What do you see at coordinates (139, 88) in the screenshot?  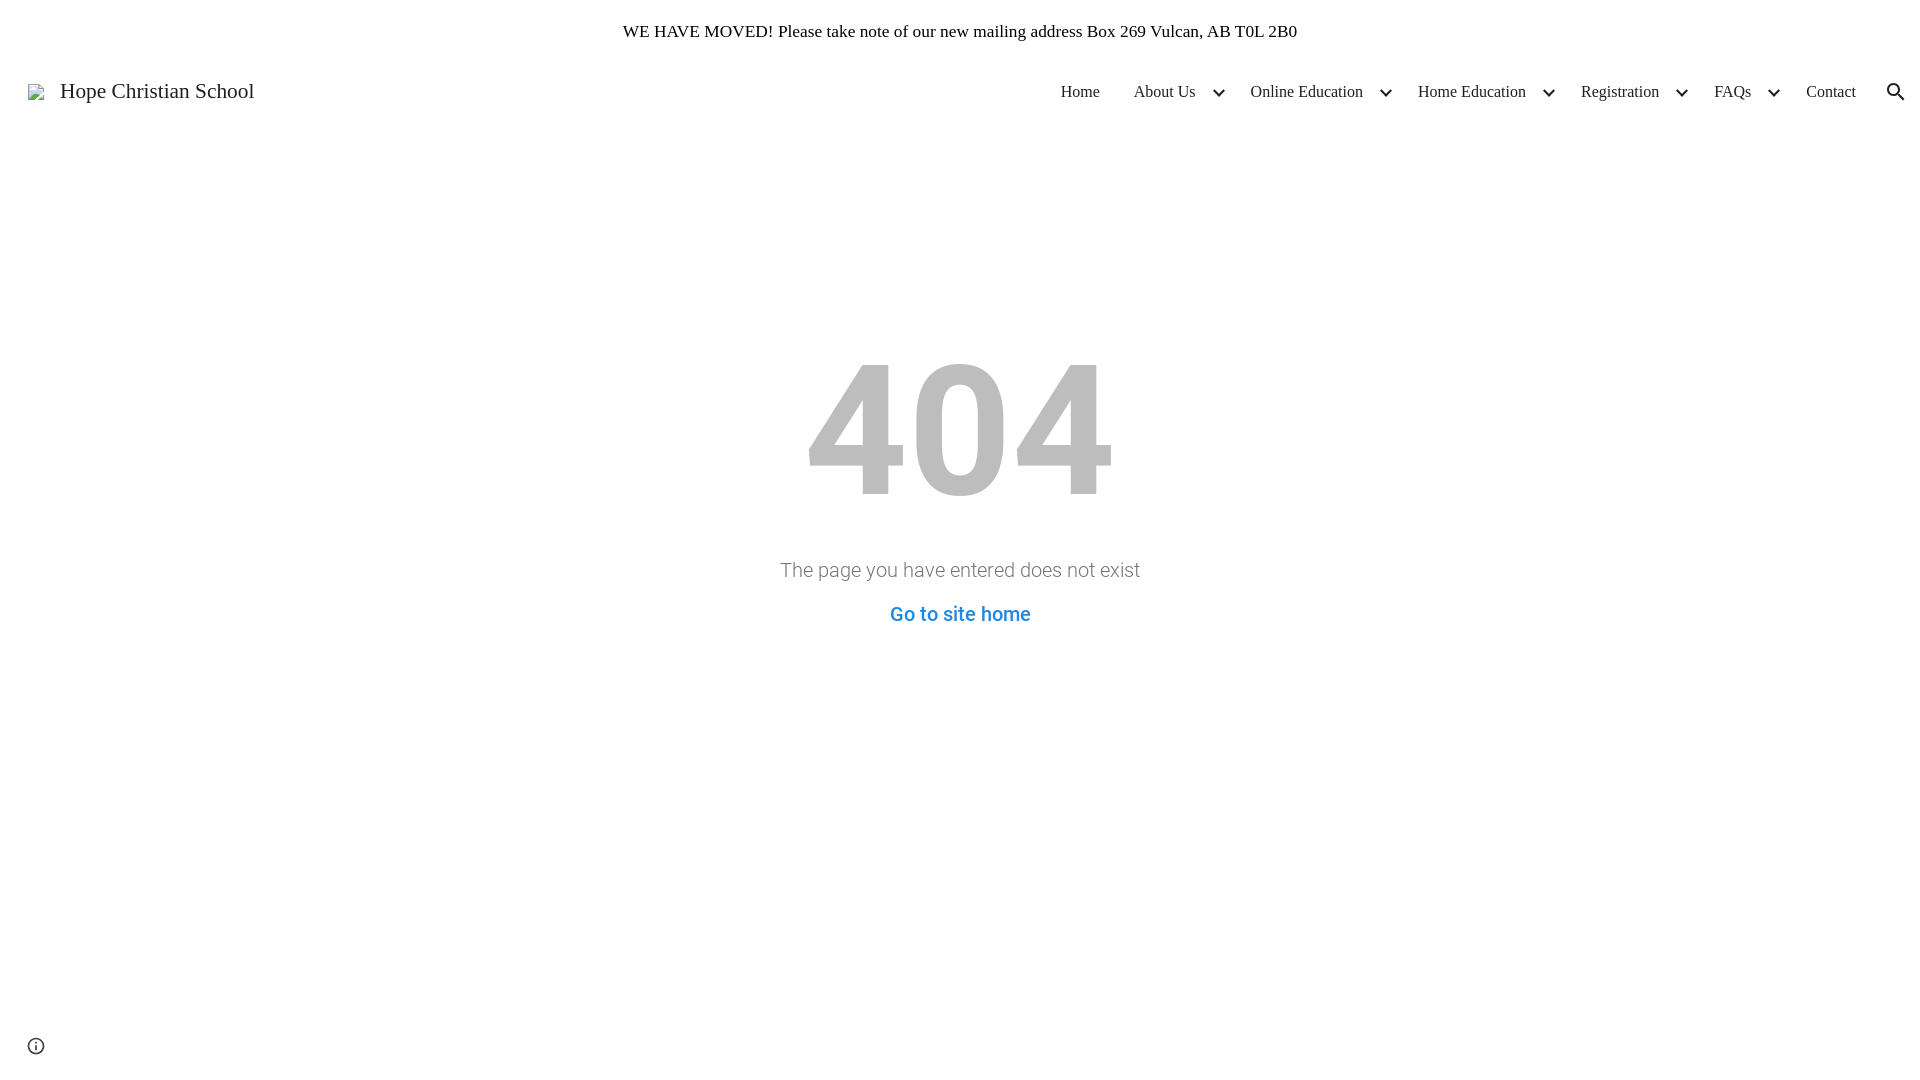 I see `'Hope Christian School'` at bounding box center [139, 88].